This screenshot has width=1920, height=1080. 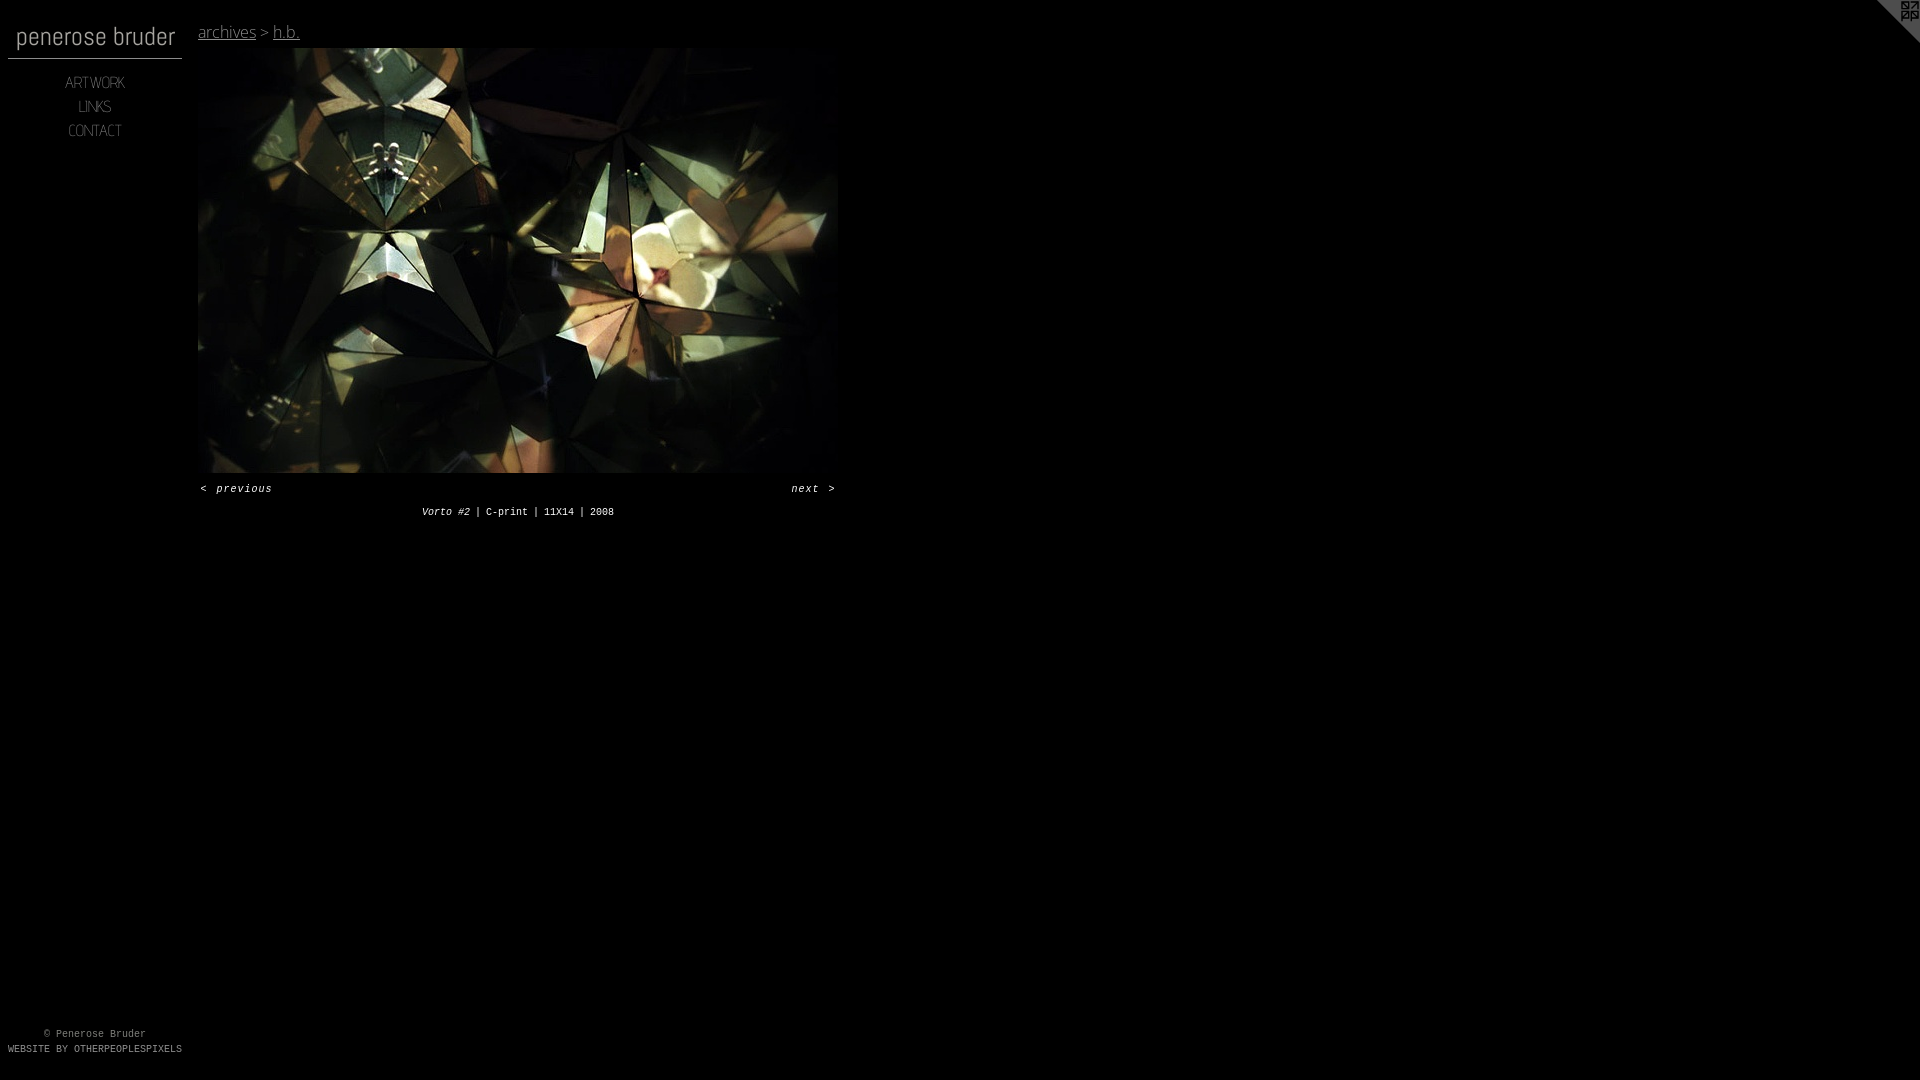 I want to click on 'archives', so click(x=226, y=31).